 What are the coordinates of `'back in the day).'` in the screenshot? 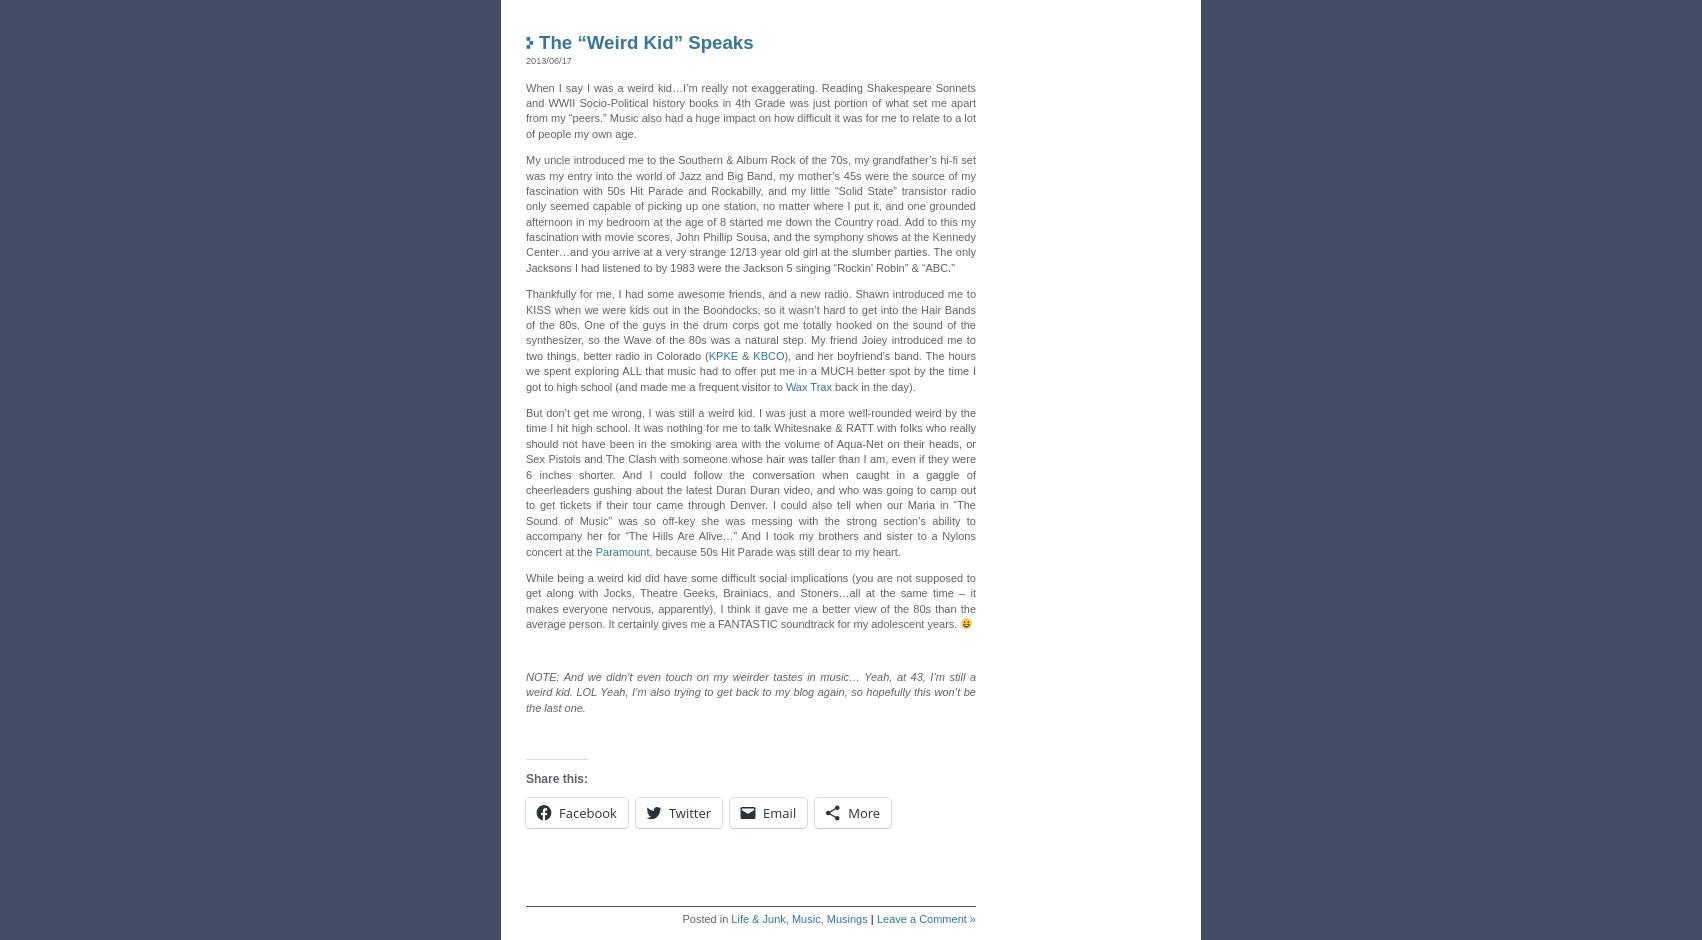 It's located at (872, 384).